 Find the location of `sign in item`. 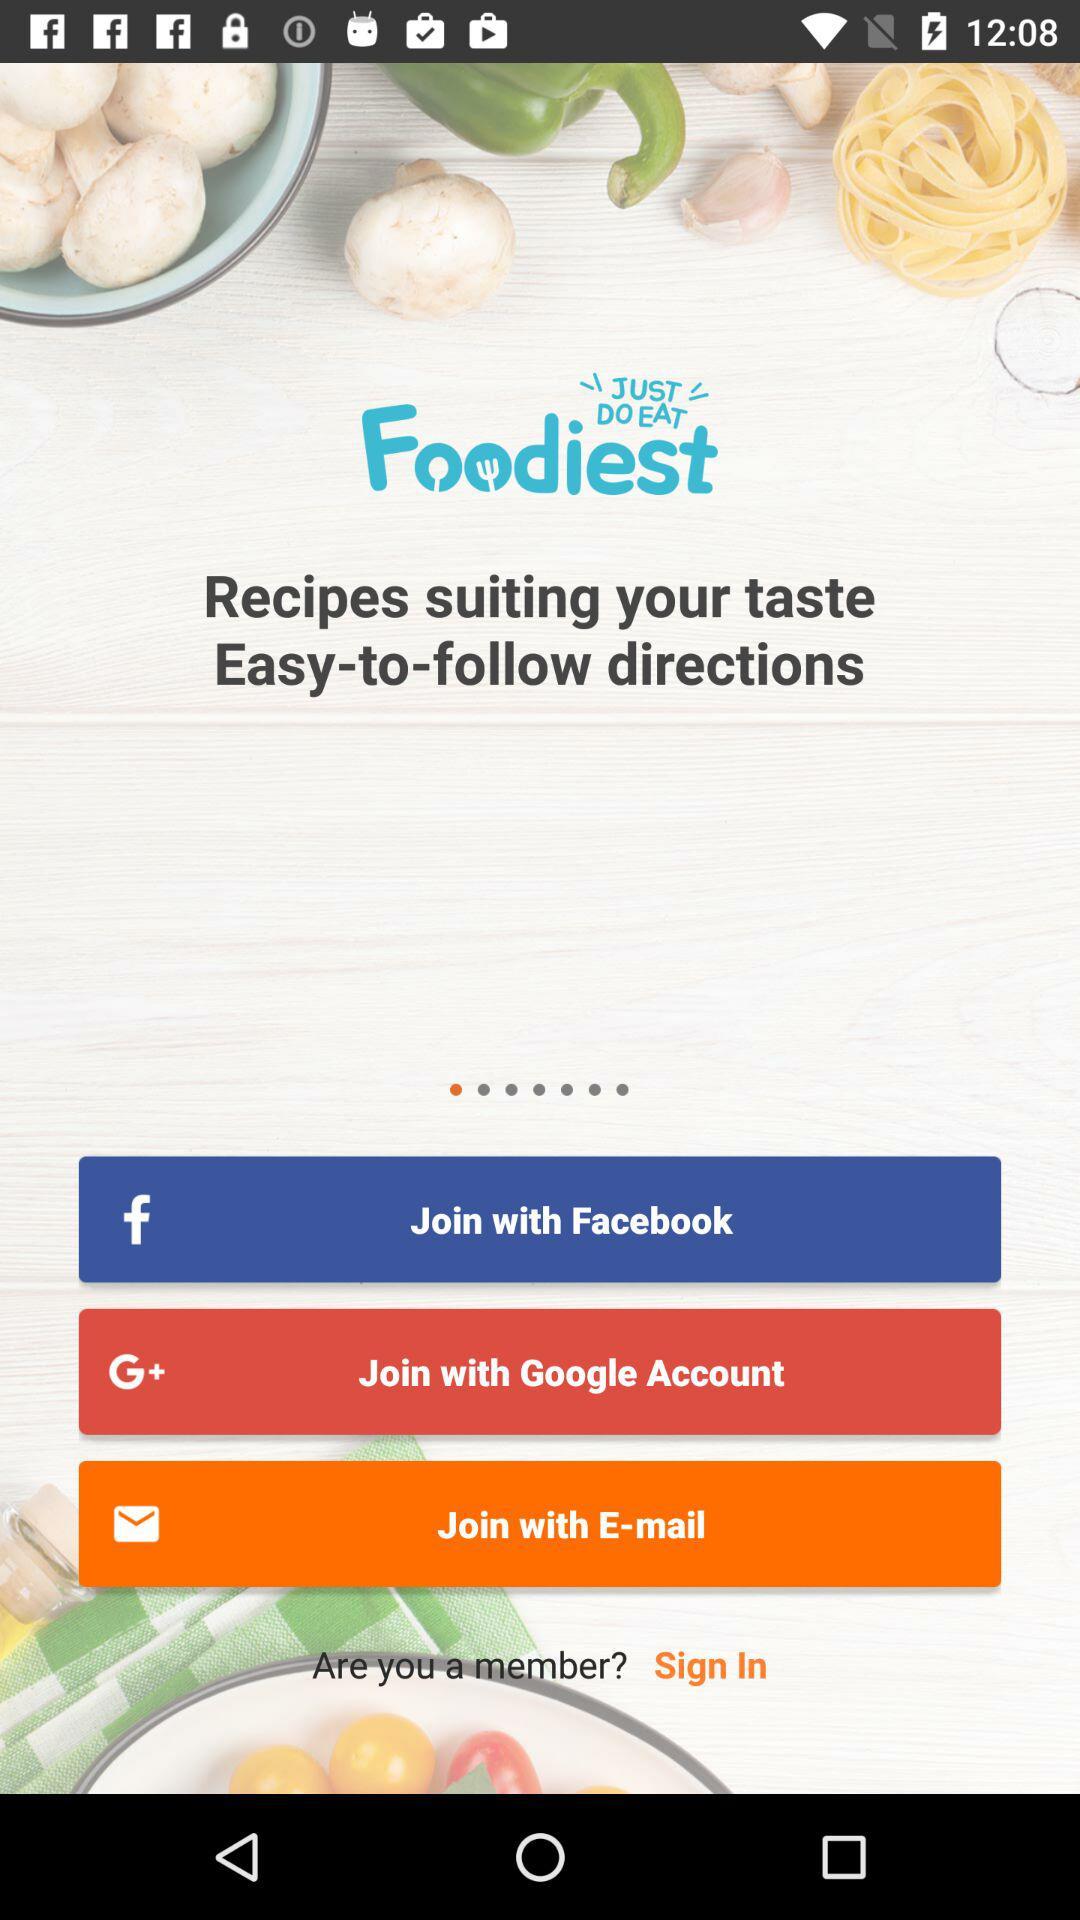

sign in item is located at coordinates (709, 1664).